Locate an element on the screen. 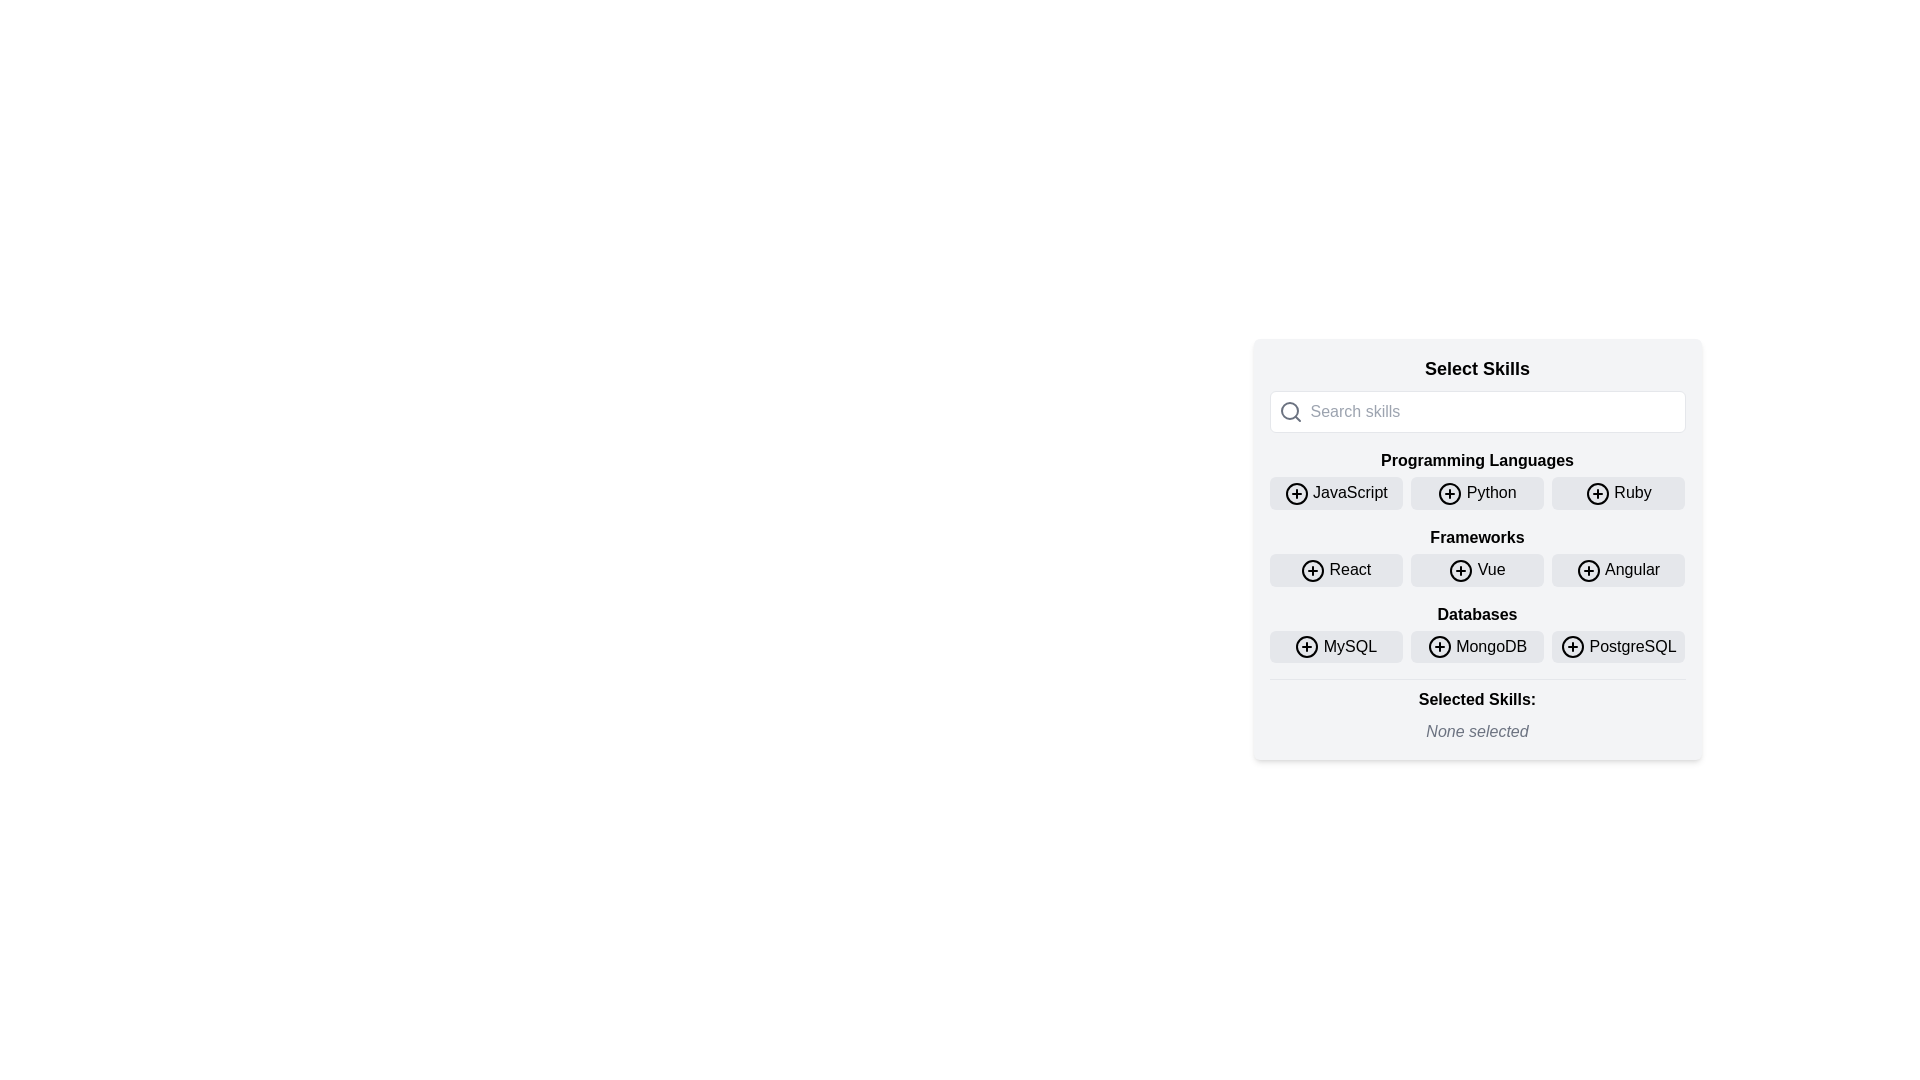  the icon button with a plus sign is located at coordinates (1572, 647).